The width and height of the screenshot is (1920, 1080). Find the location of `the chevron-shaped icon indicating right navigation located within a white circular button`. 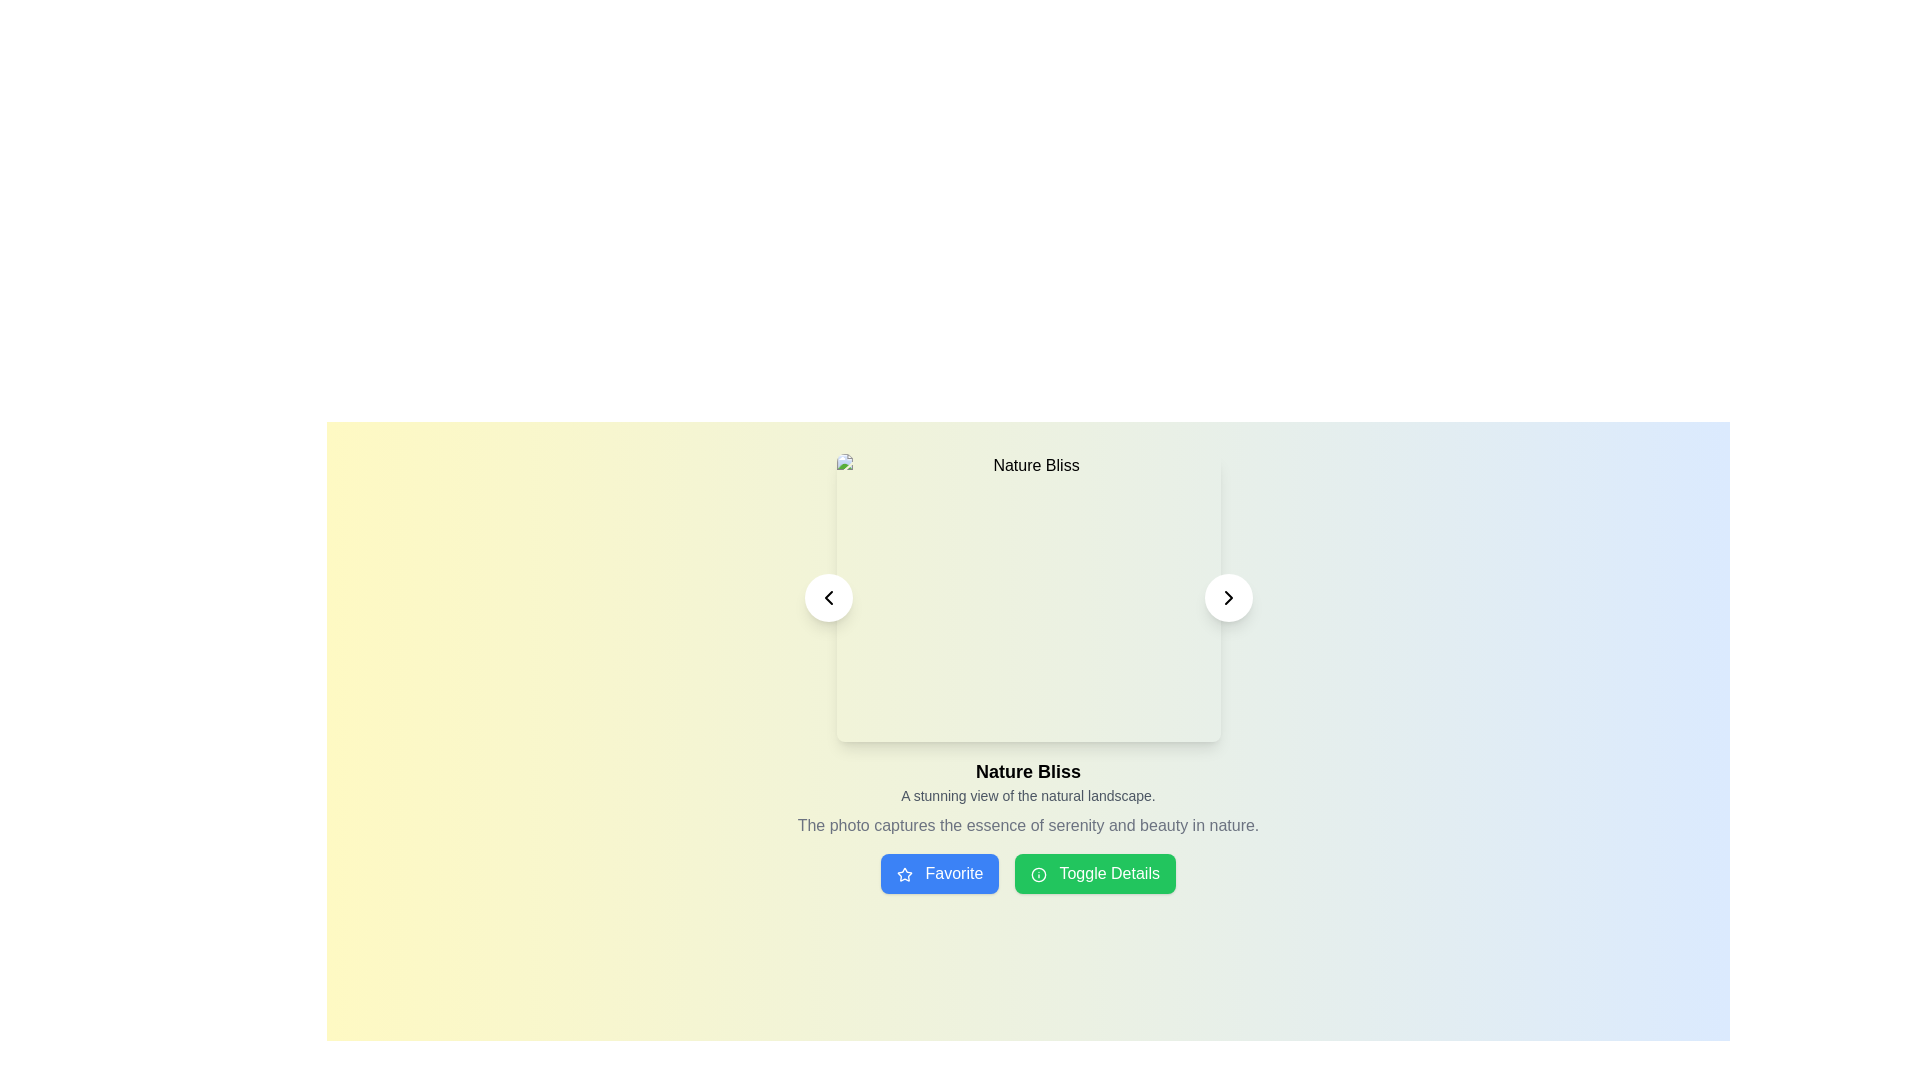

the chevron-shaped icon indicating right navigation located within a white circular button is located at coordinates (1227, 596).